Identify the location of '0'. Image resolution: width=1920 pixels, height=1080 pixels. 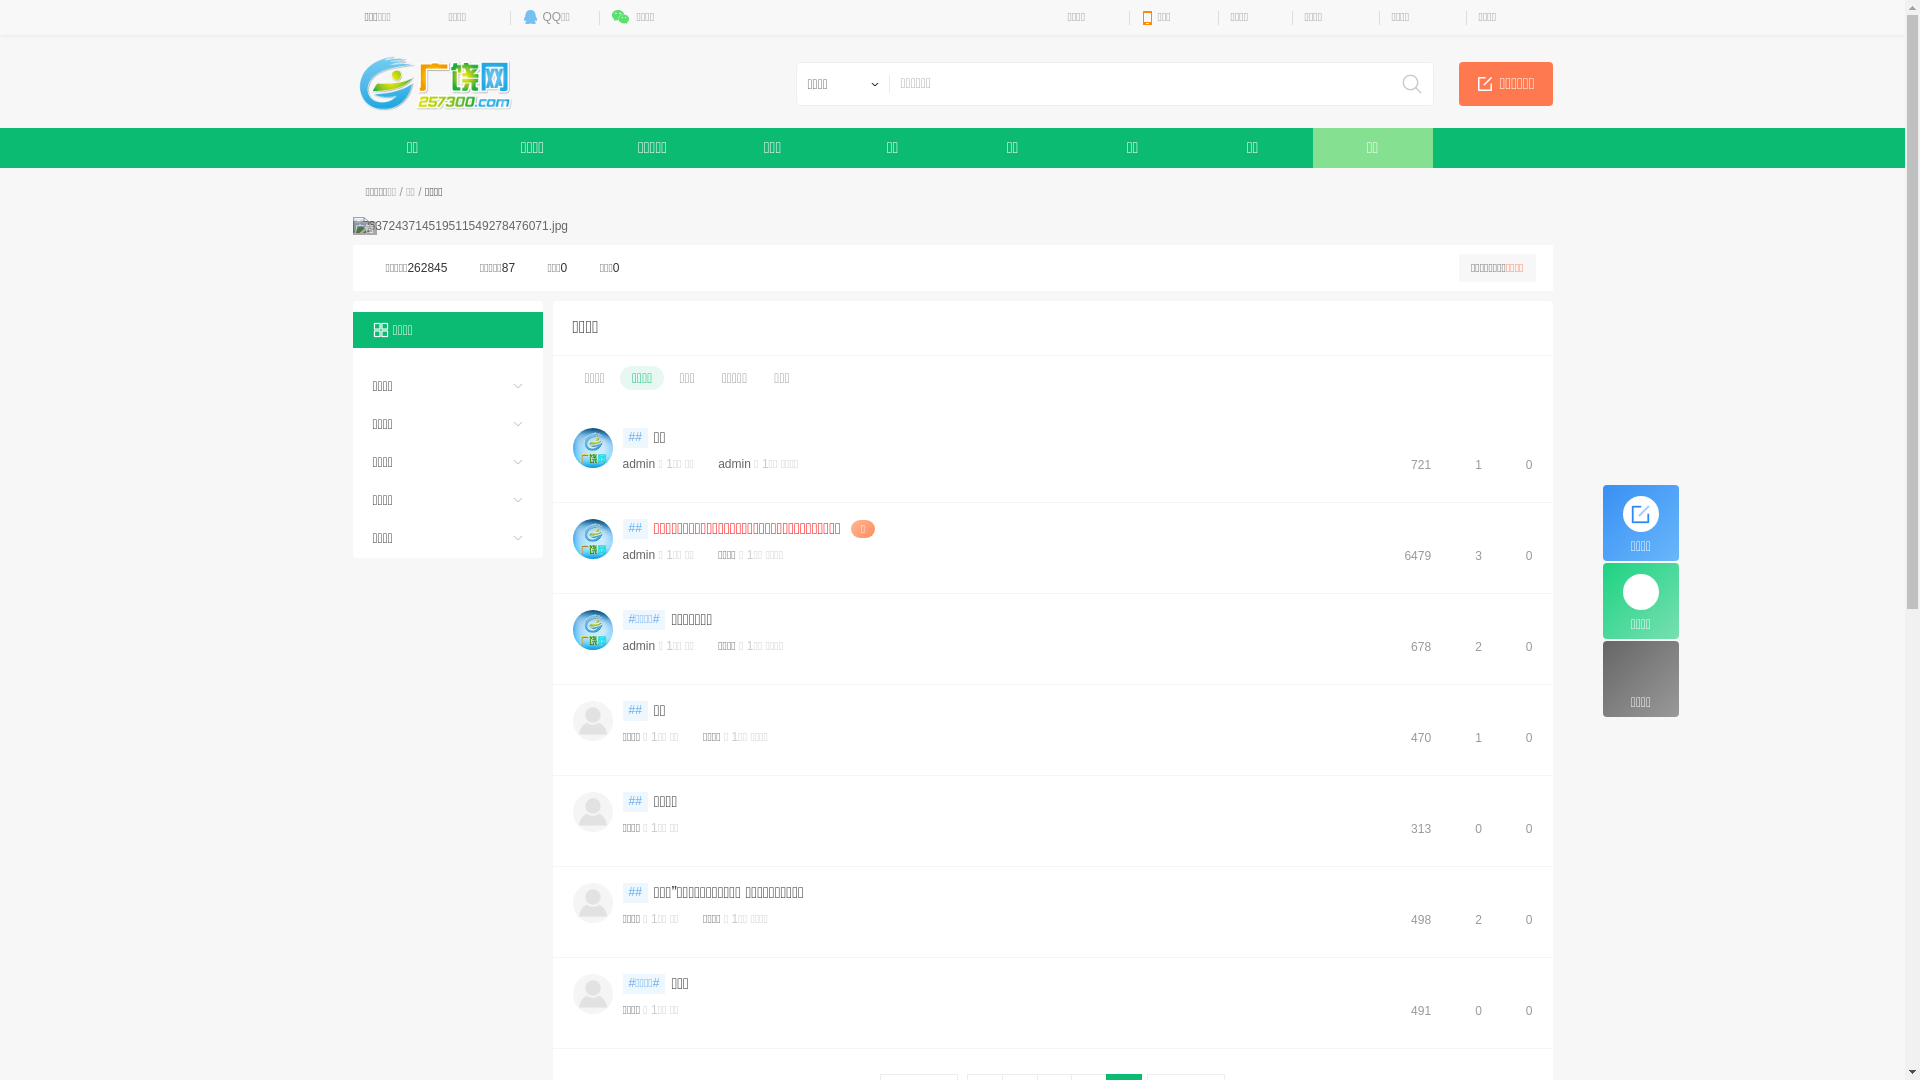
(1468, 1010).